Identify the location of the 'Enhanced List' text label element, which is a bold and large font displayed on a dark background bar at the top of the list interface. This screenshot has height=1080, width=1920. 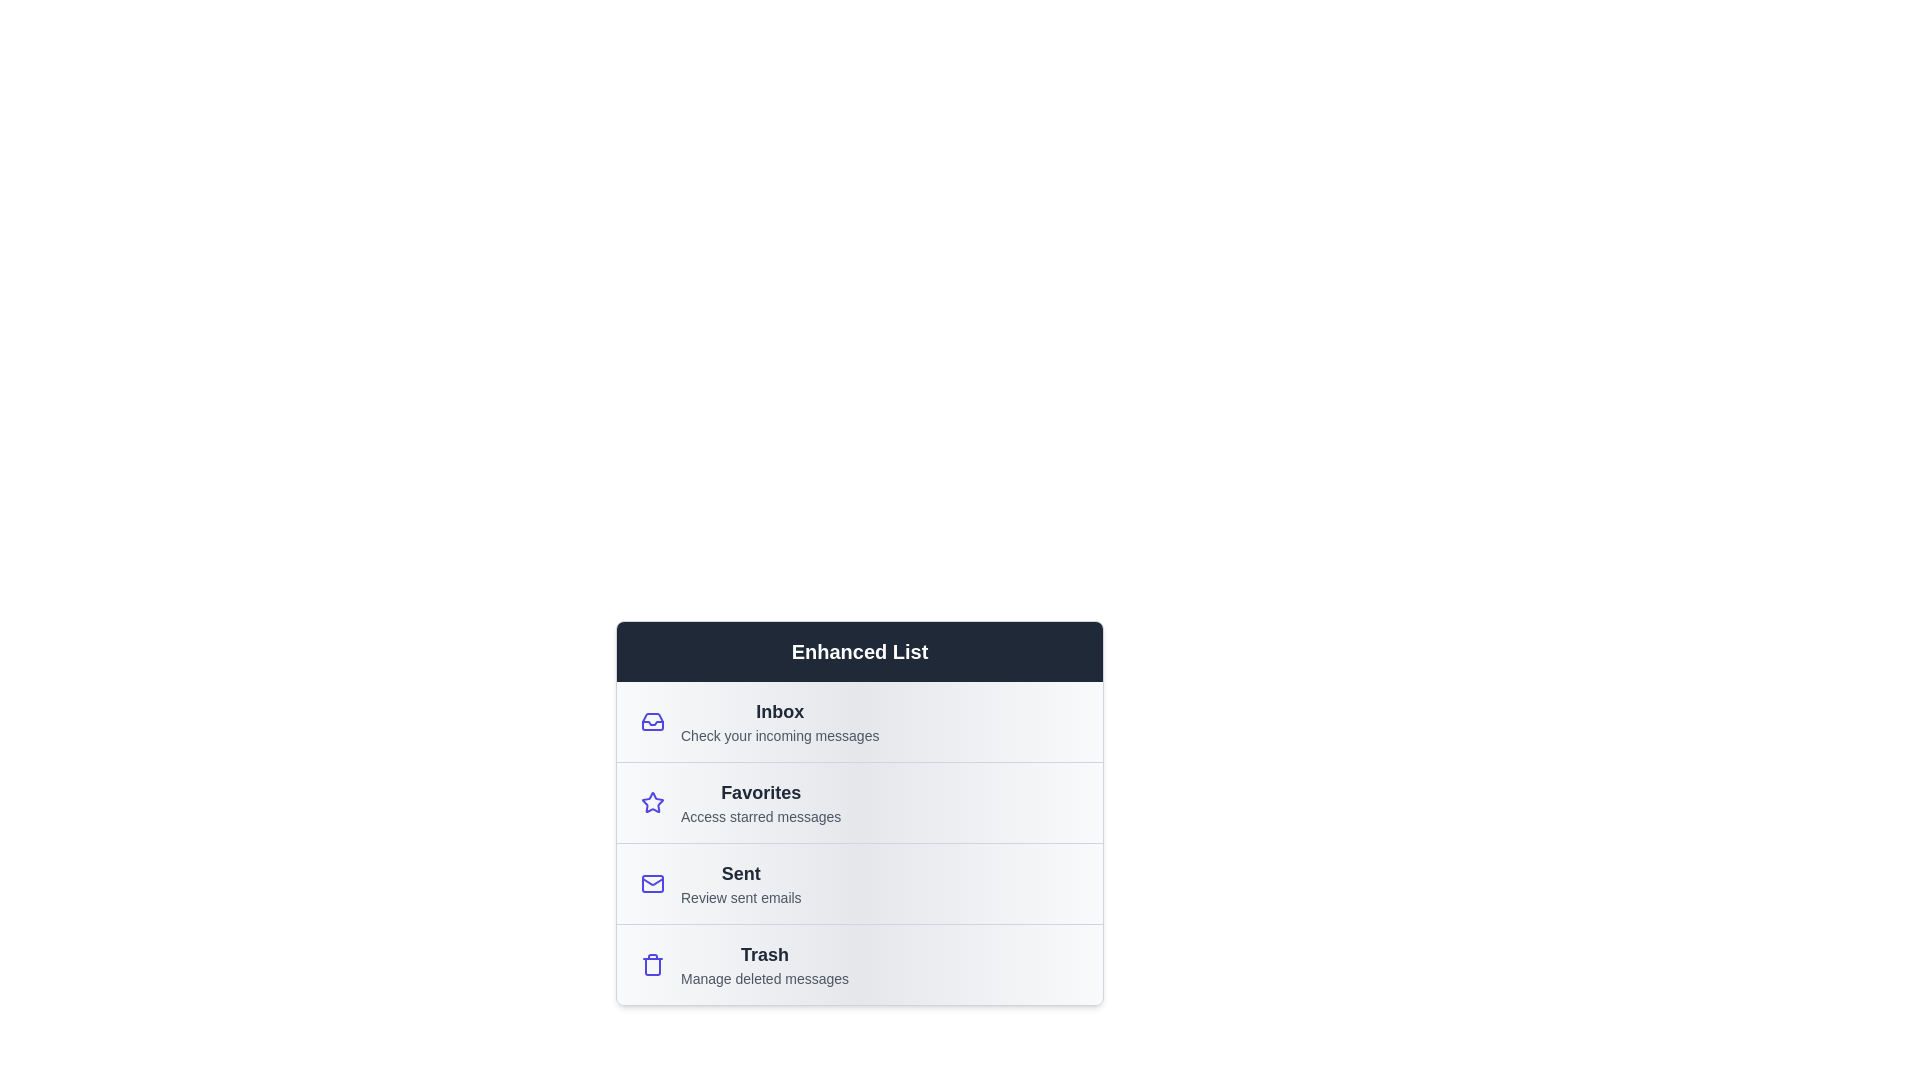
(859, 651).